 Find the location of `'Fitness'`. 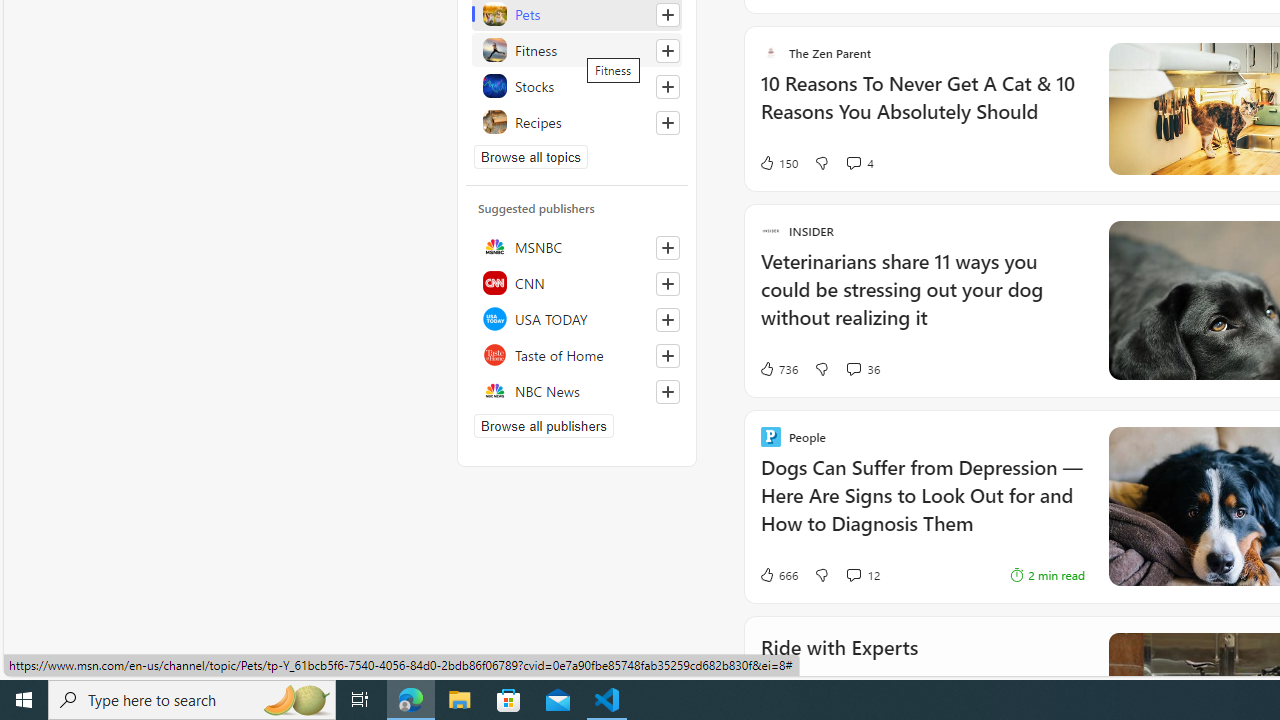

'Fitness' is located at coordinates (576, 49).